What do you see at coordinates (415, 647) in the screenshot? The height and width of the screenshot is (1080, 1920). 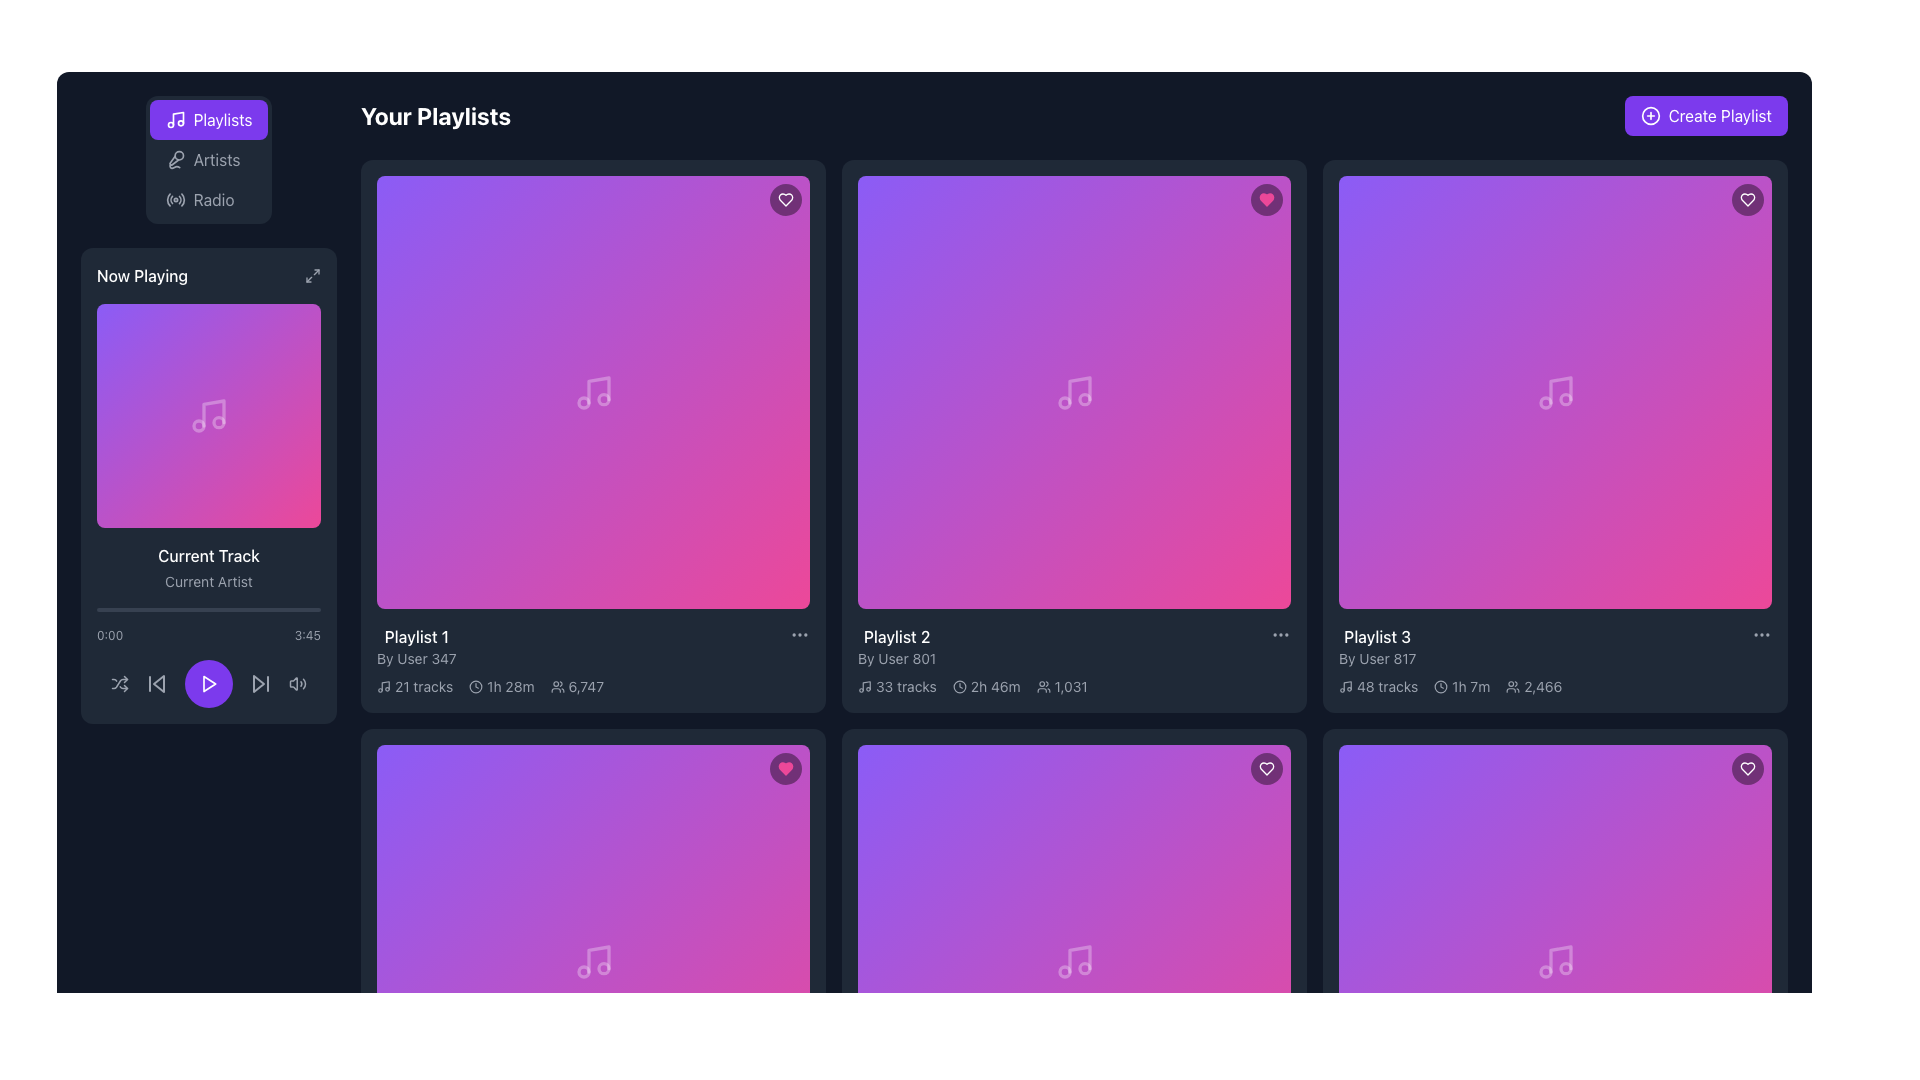 I see `the 'Playlist 1' title and subtitle text display in the 'Your Playlists' section` at bounding box center [415, 647].